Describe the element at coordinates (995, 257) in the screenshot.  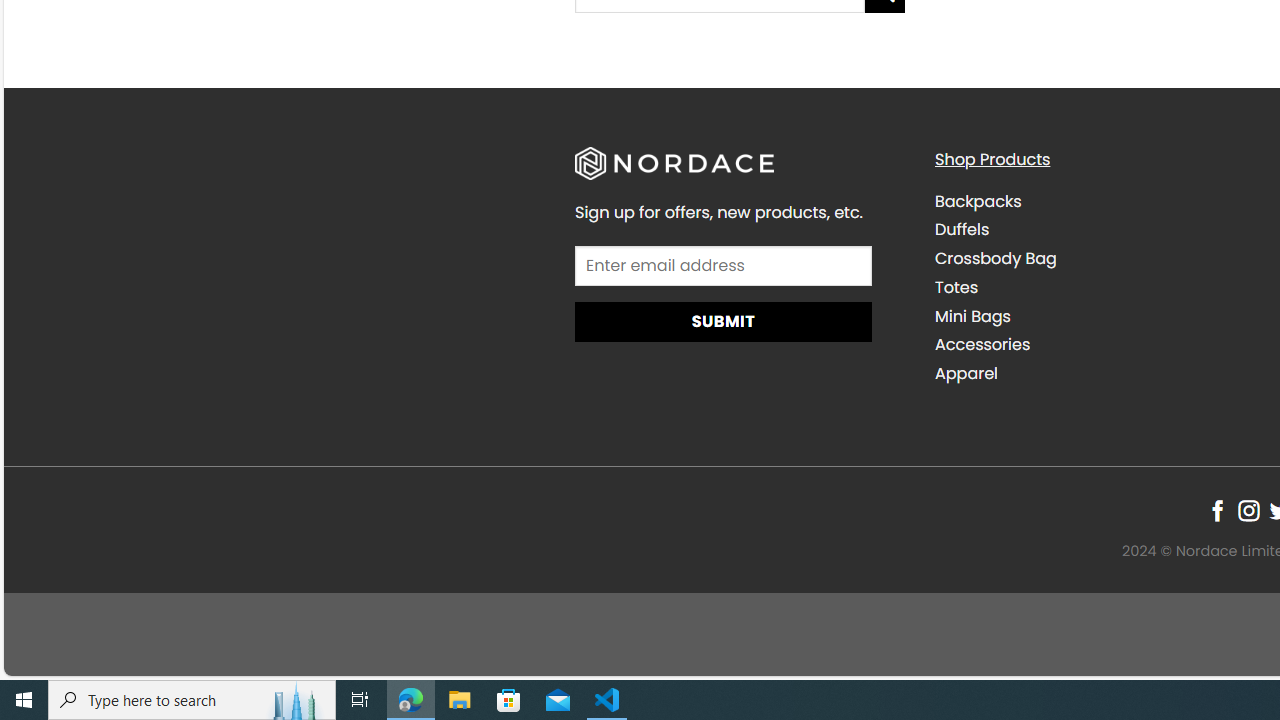
I see `'Crossbody Bag'` at that location.